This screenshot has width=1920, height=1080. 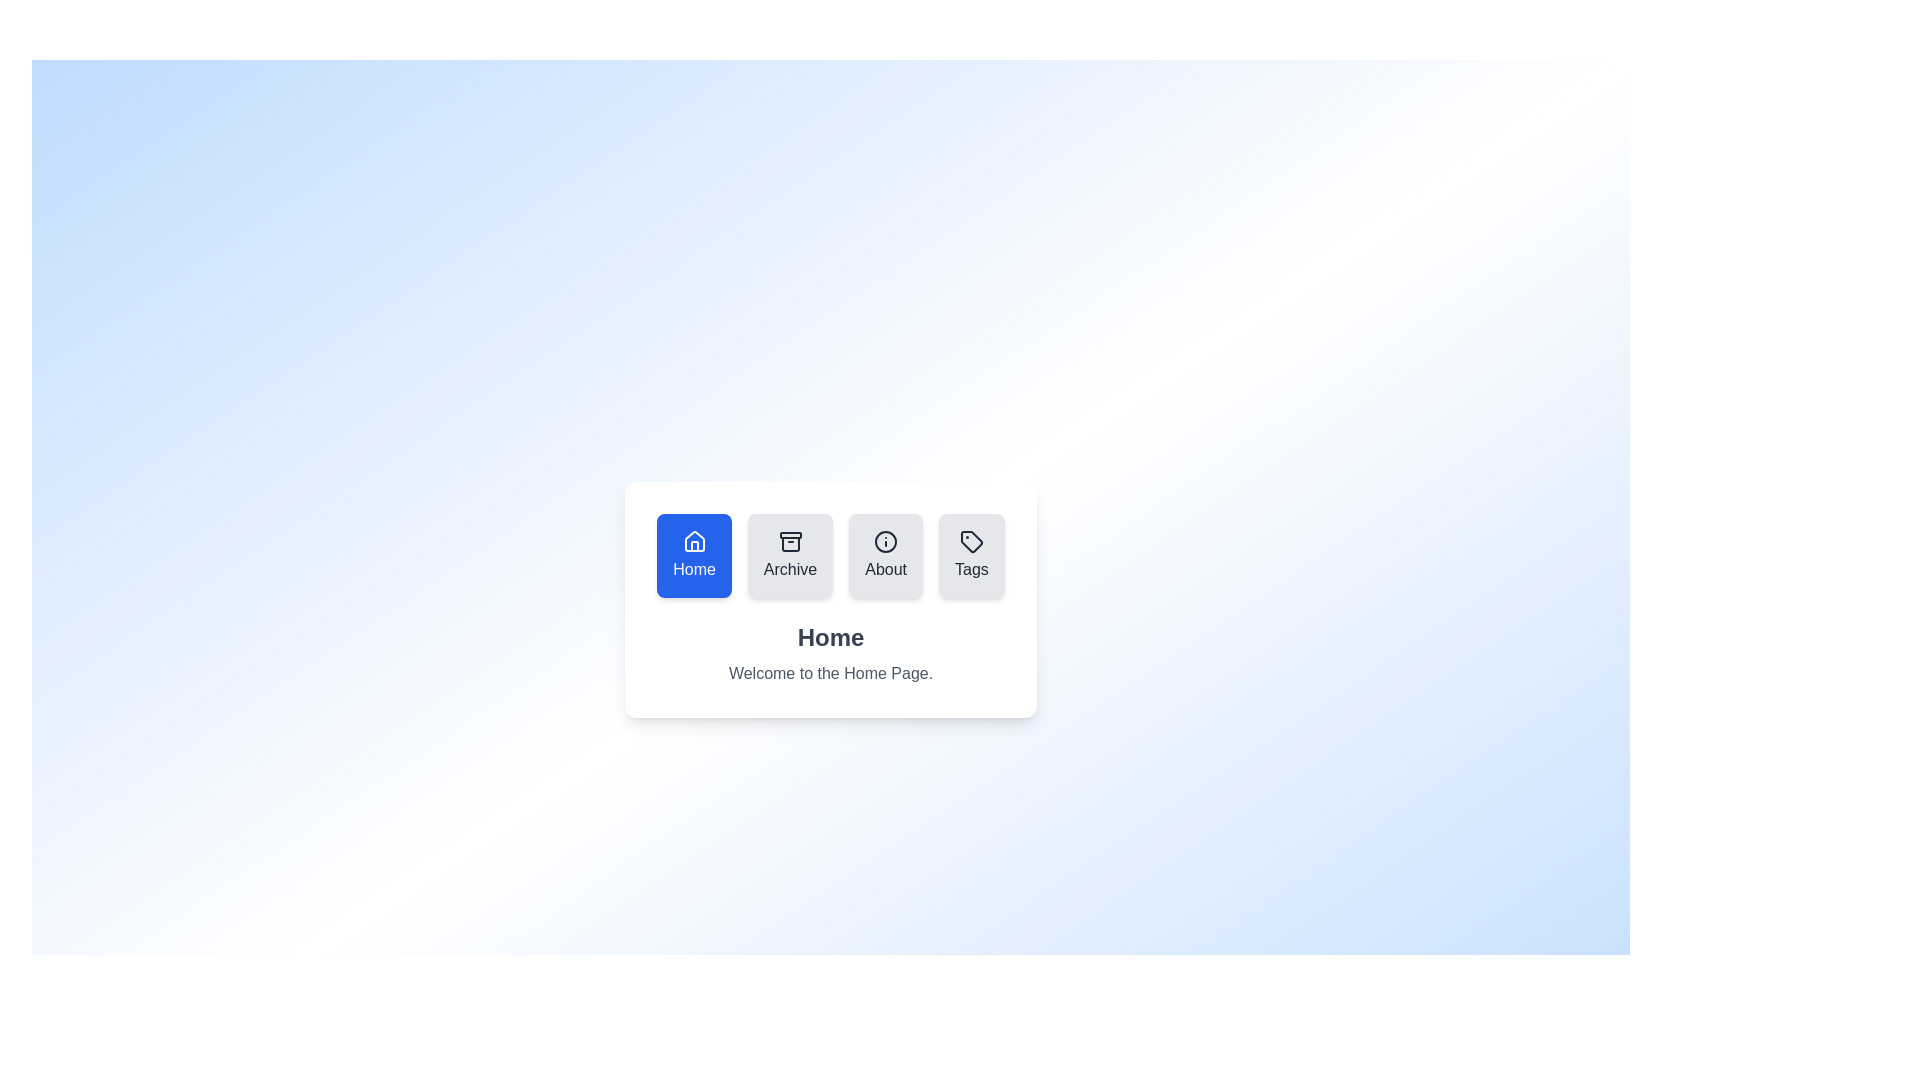 I want to click on the tab icon corresponding to About, so click(x=885, y=555).